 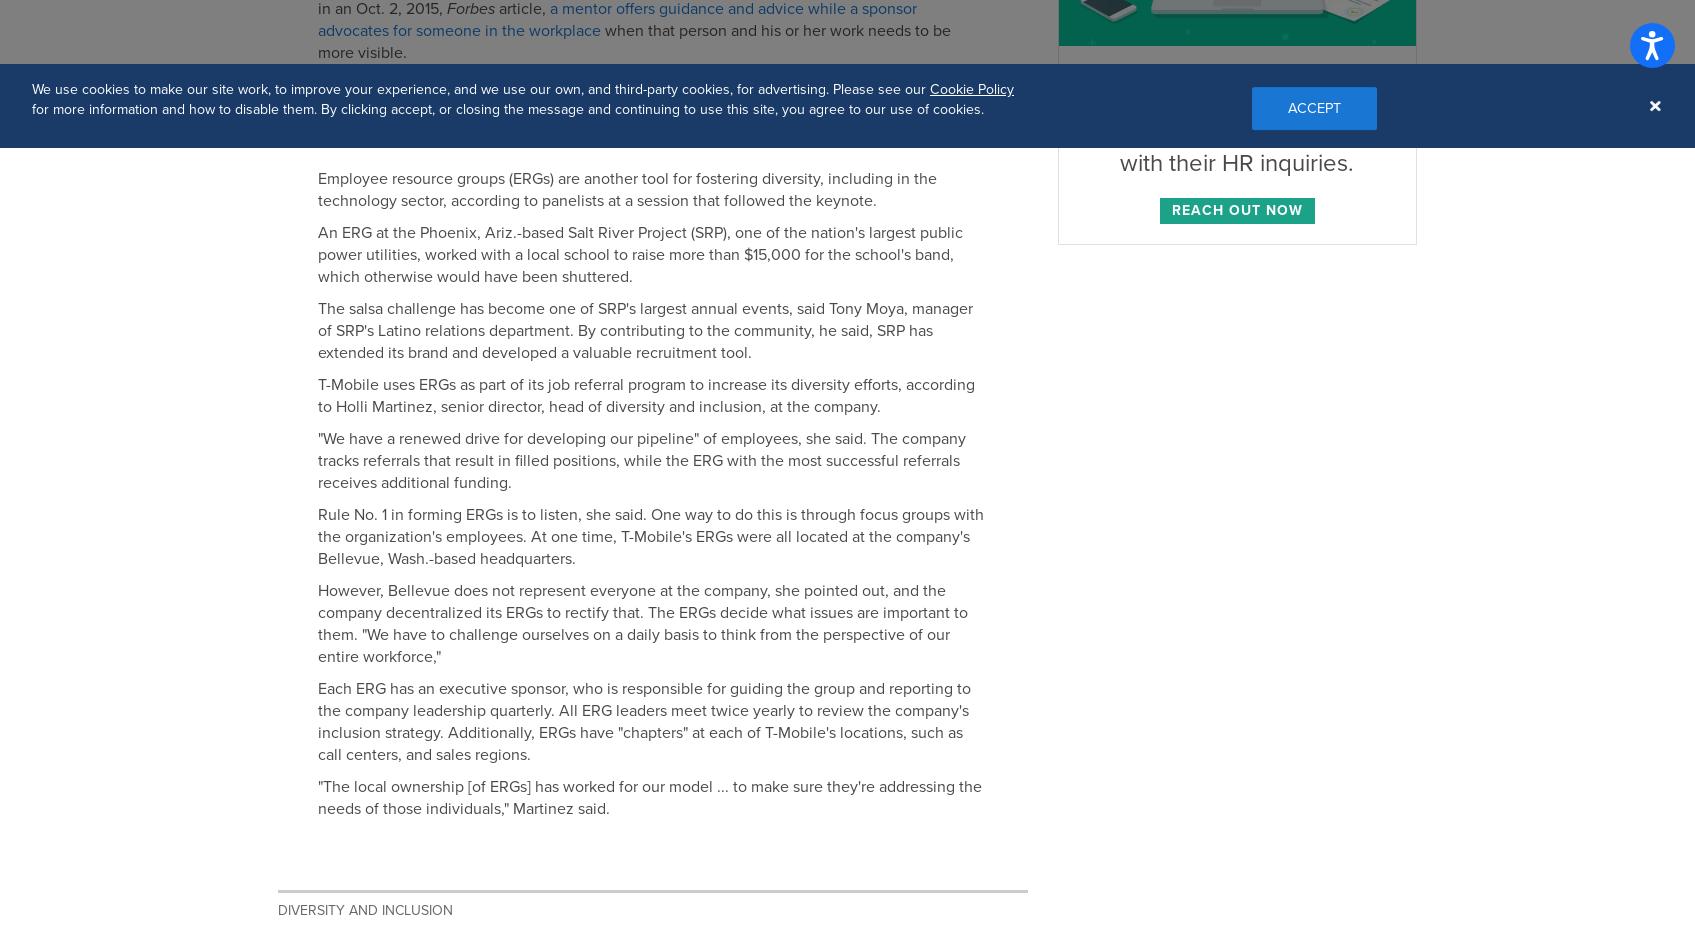 What do you see at coordinates (439, 135) in the screenshot?
I see `'Employee Resource Groups'` at bounding box center [439, 135].